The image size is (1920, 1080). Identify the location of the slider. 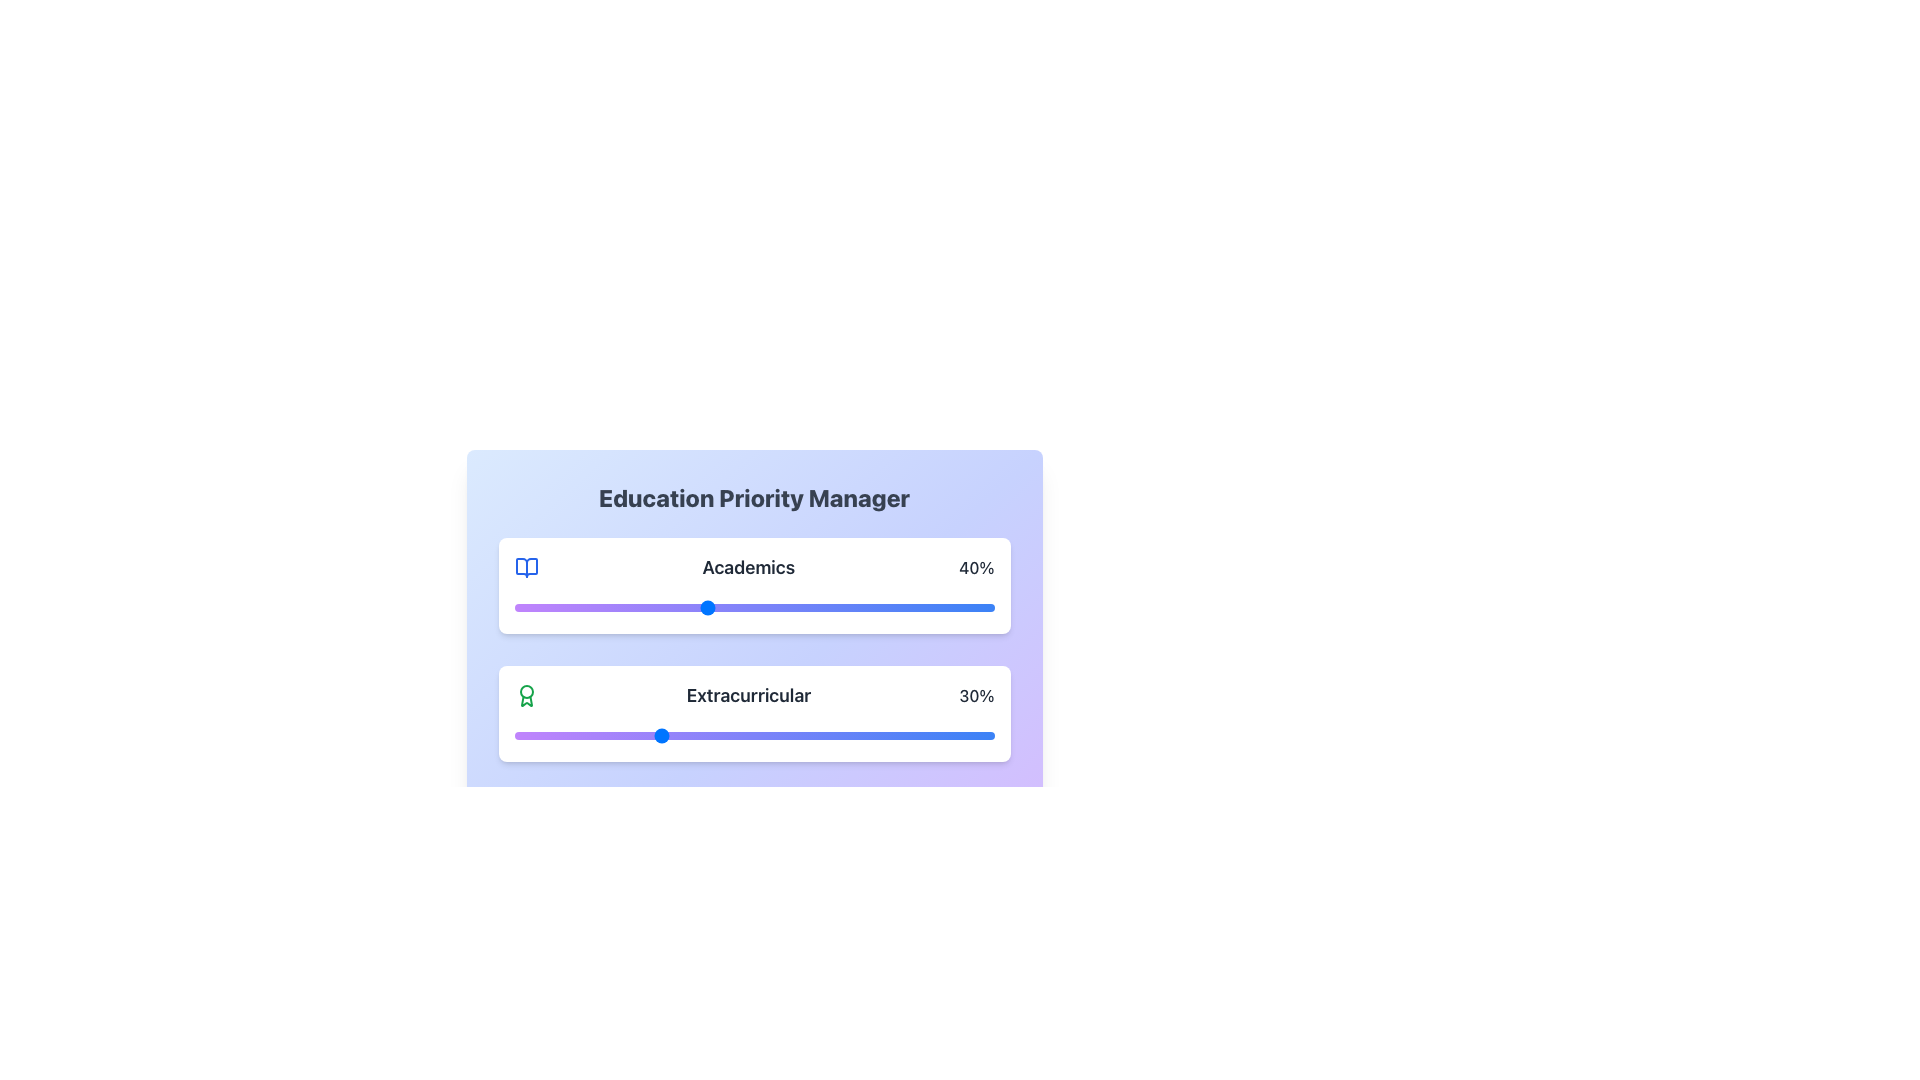
(935, 736).